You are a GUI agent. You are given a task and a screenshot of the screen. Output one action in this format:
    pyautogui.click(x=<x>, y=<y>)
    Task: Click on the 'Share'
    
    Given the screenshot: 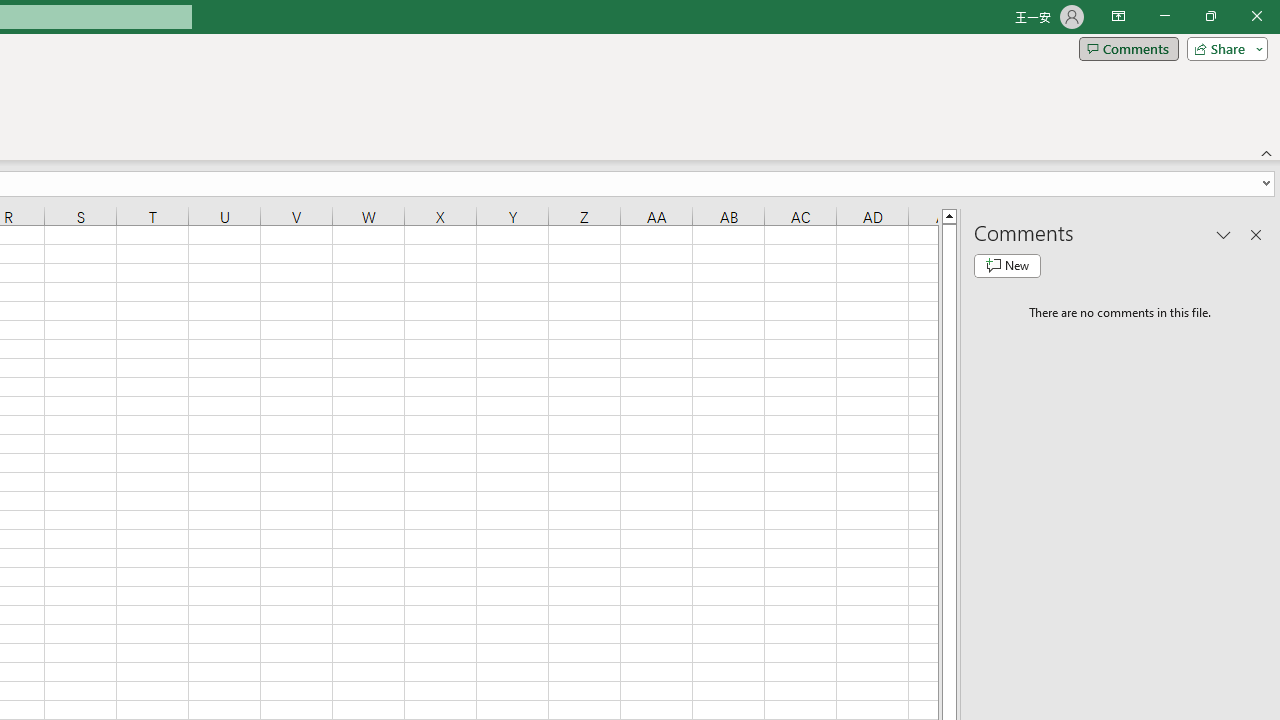 What is the action you would take?
    pyautogui.click(x=1222, y=47)
    